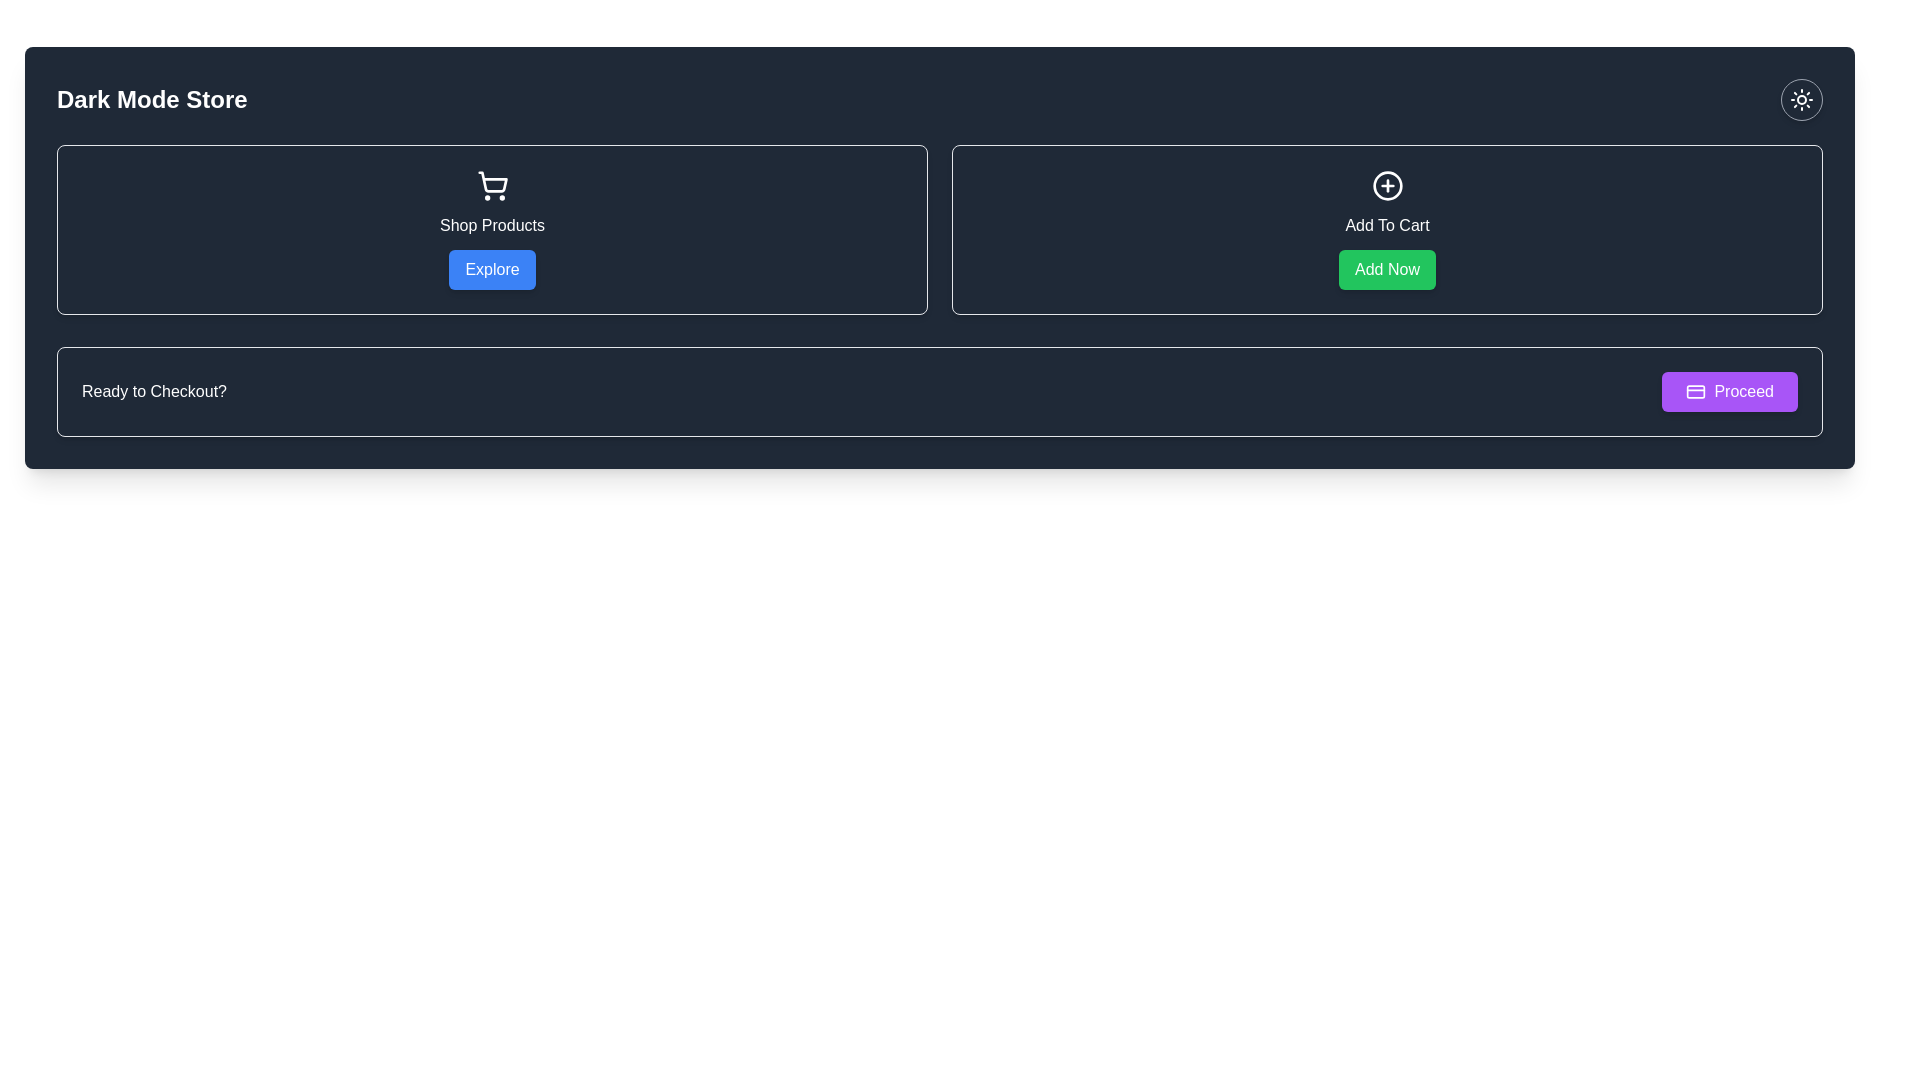 Image resolution: width=1920 pixels, height=1080 pixels. Describe the element at coordinates (1695, 392) in the screenshot. I see `the rectangular icon representing a credit card, which is styled with rounded corners and positioned in the center of the graphic representation of a credit card` at that location.